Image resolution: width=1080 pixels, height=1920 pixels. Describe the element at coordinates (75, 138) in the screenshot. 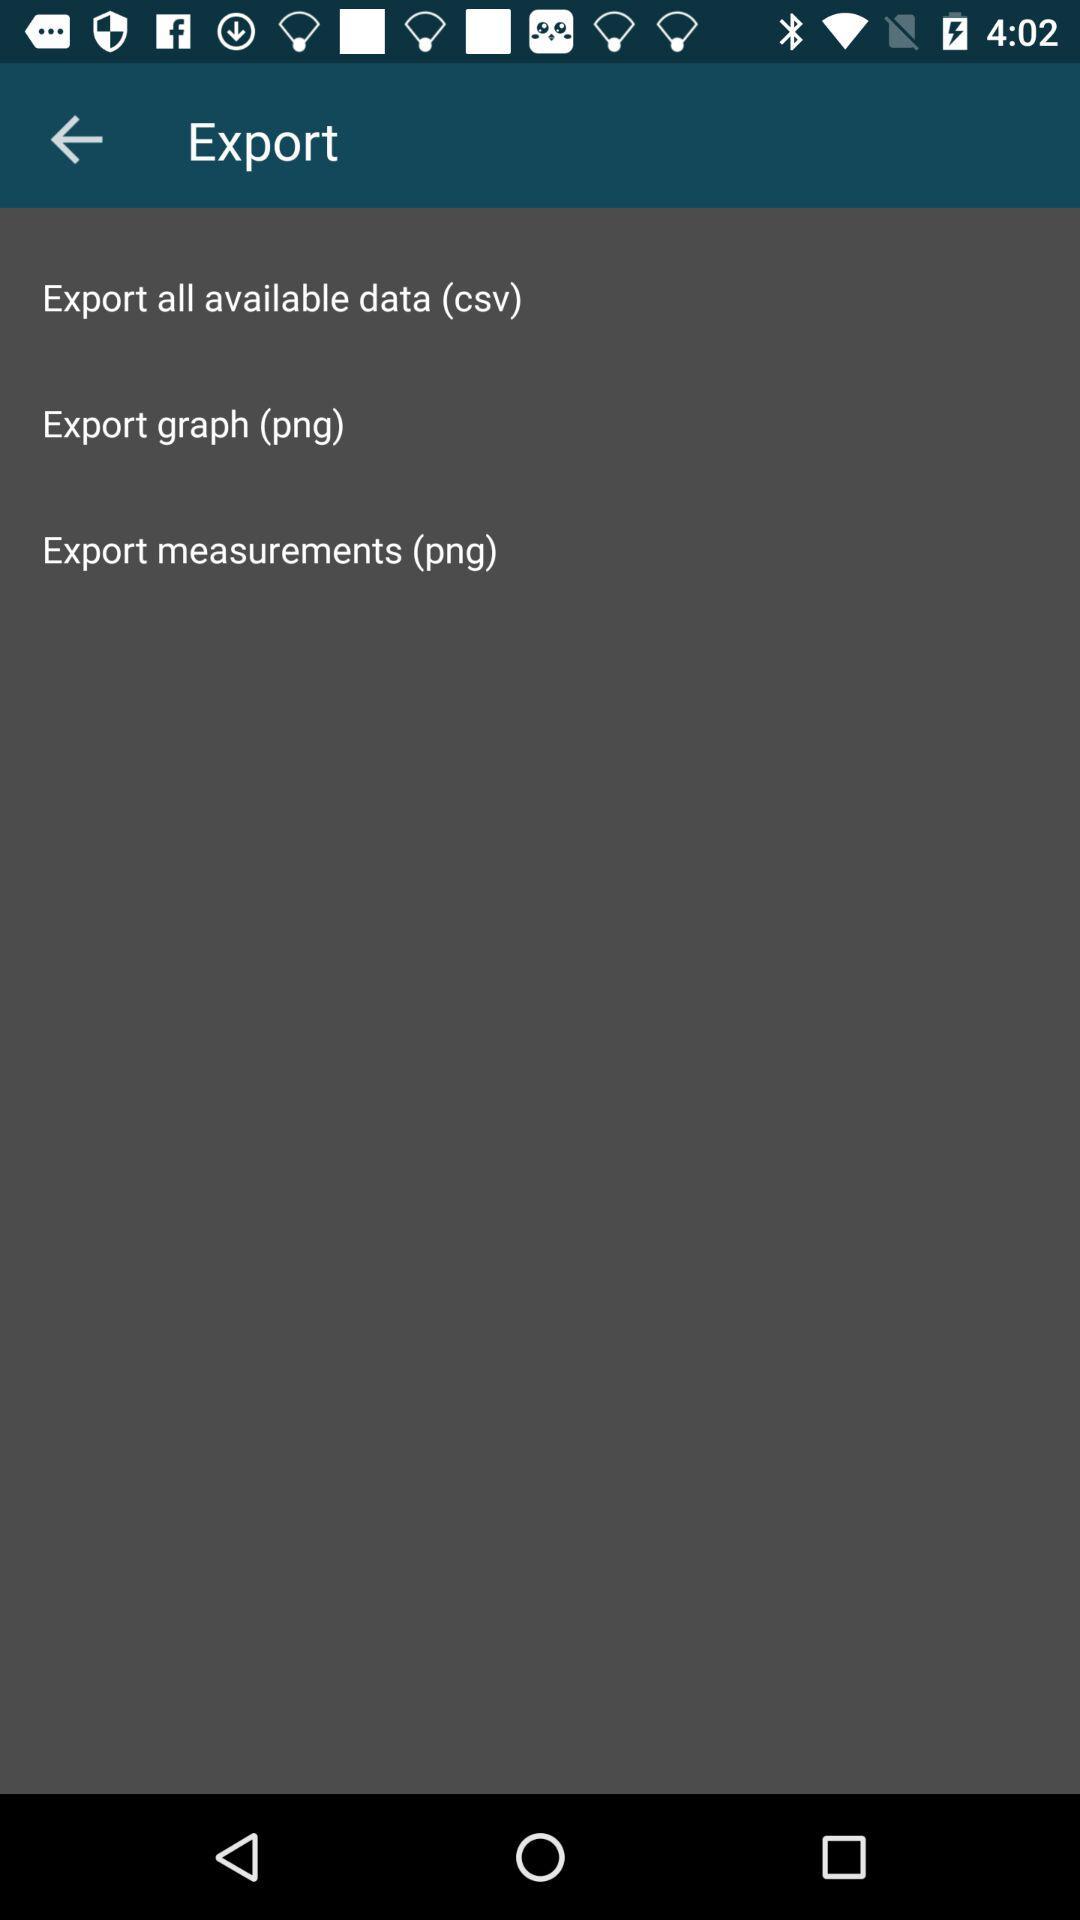

I see `icon next to export` at that location.